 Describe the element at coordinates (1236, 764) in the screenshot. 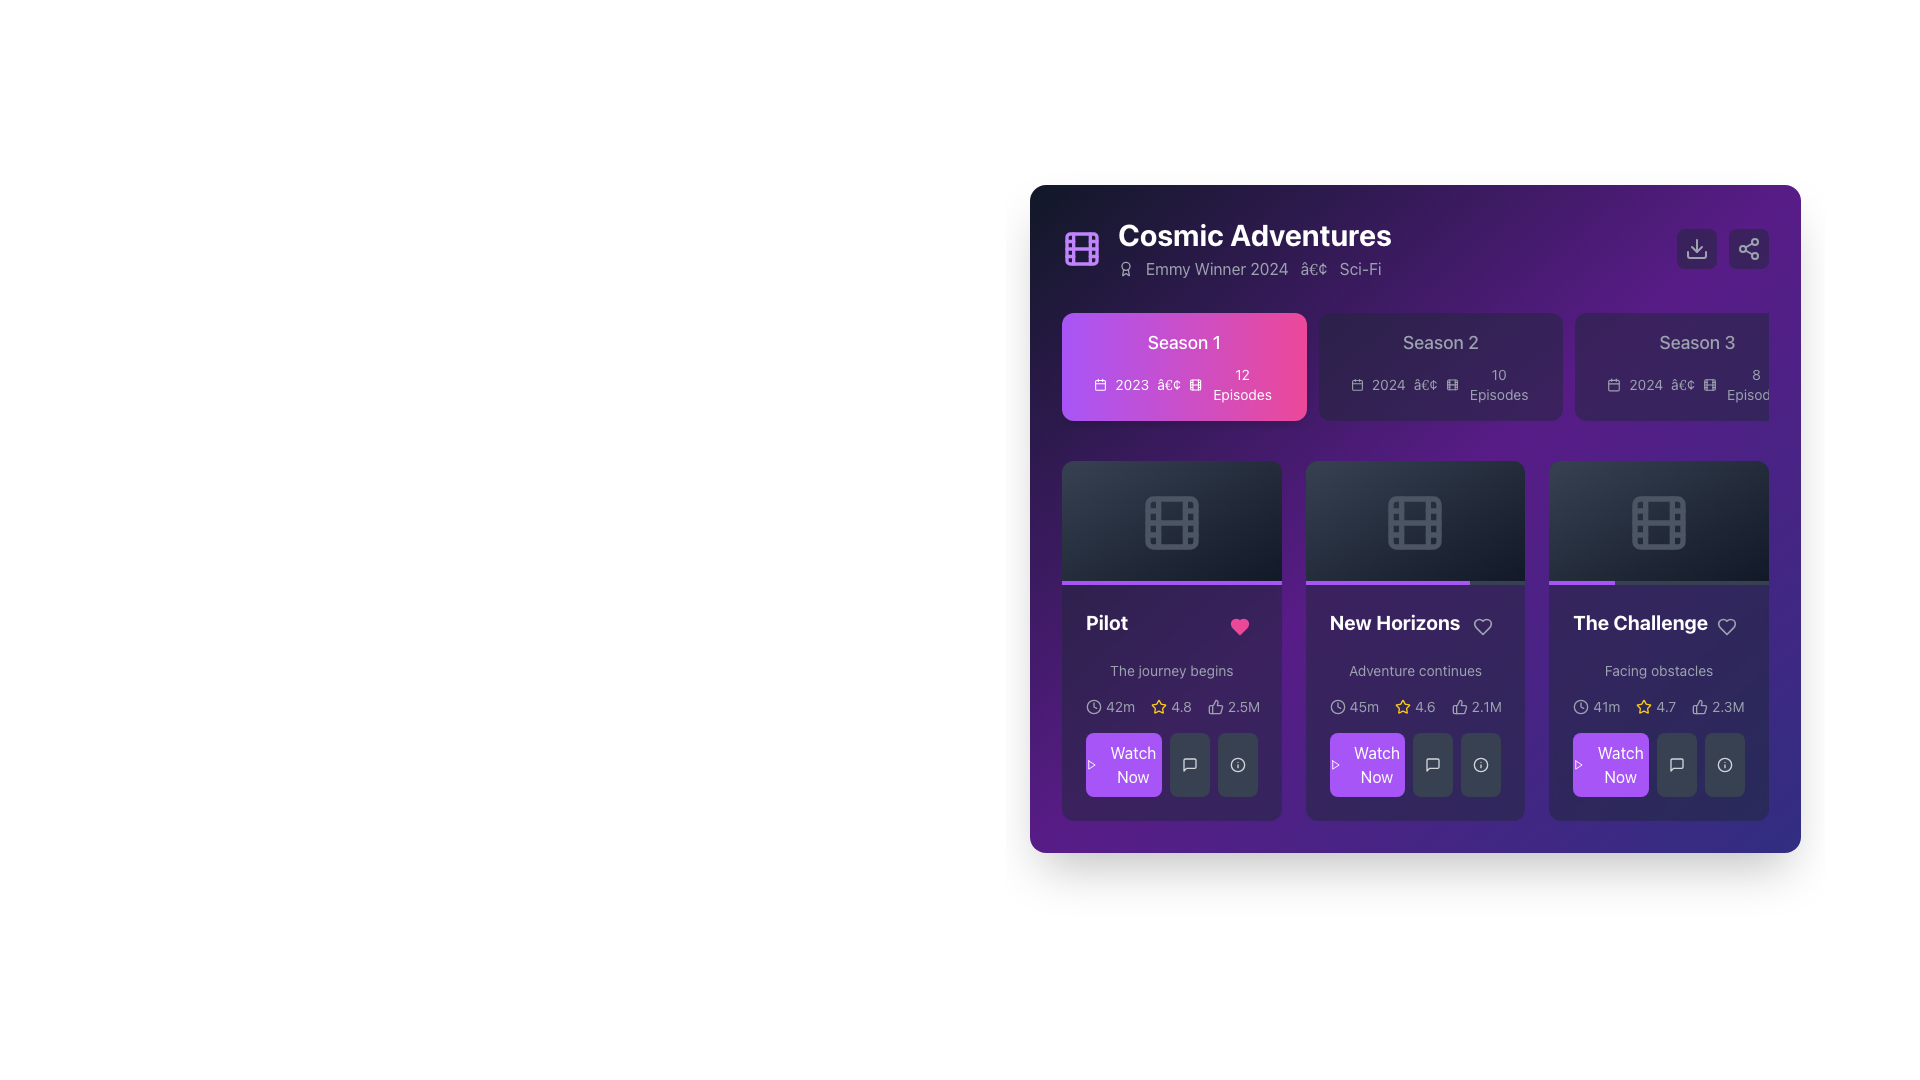

I see `the centrally positioned SVG icon (Information) located in the bottom row of buttons below the 'Pilot' episode card` at that location.